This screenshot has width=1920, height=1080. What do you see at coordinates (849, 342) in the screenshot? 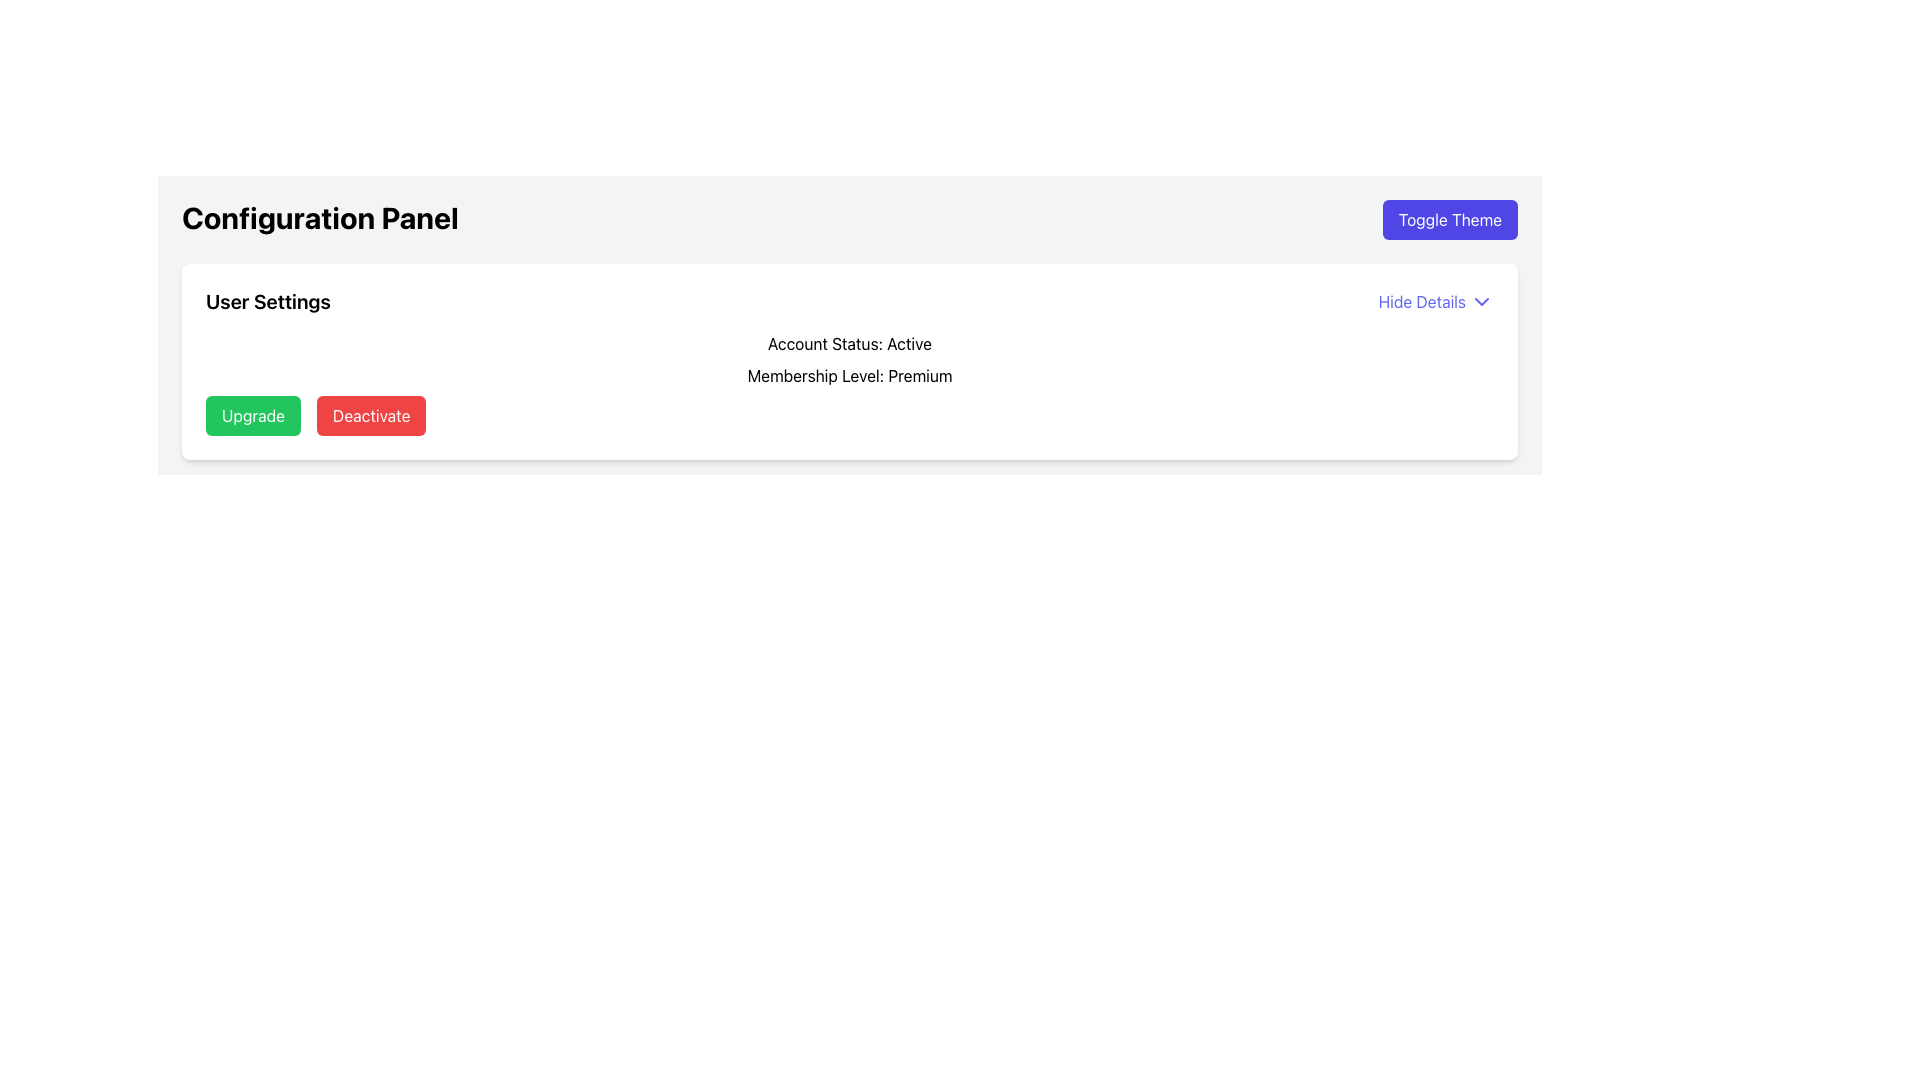
I see `the static label indicating the current account status, which is located above the 'Membership Level: Premium' text in the User Settings section` at bounding box center [849, 342].